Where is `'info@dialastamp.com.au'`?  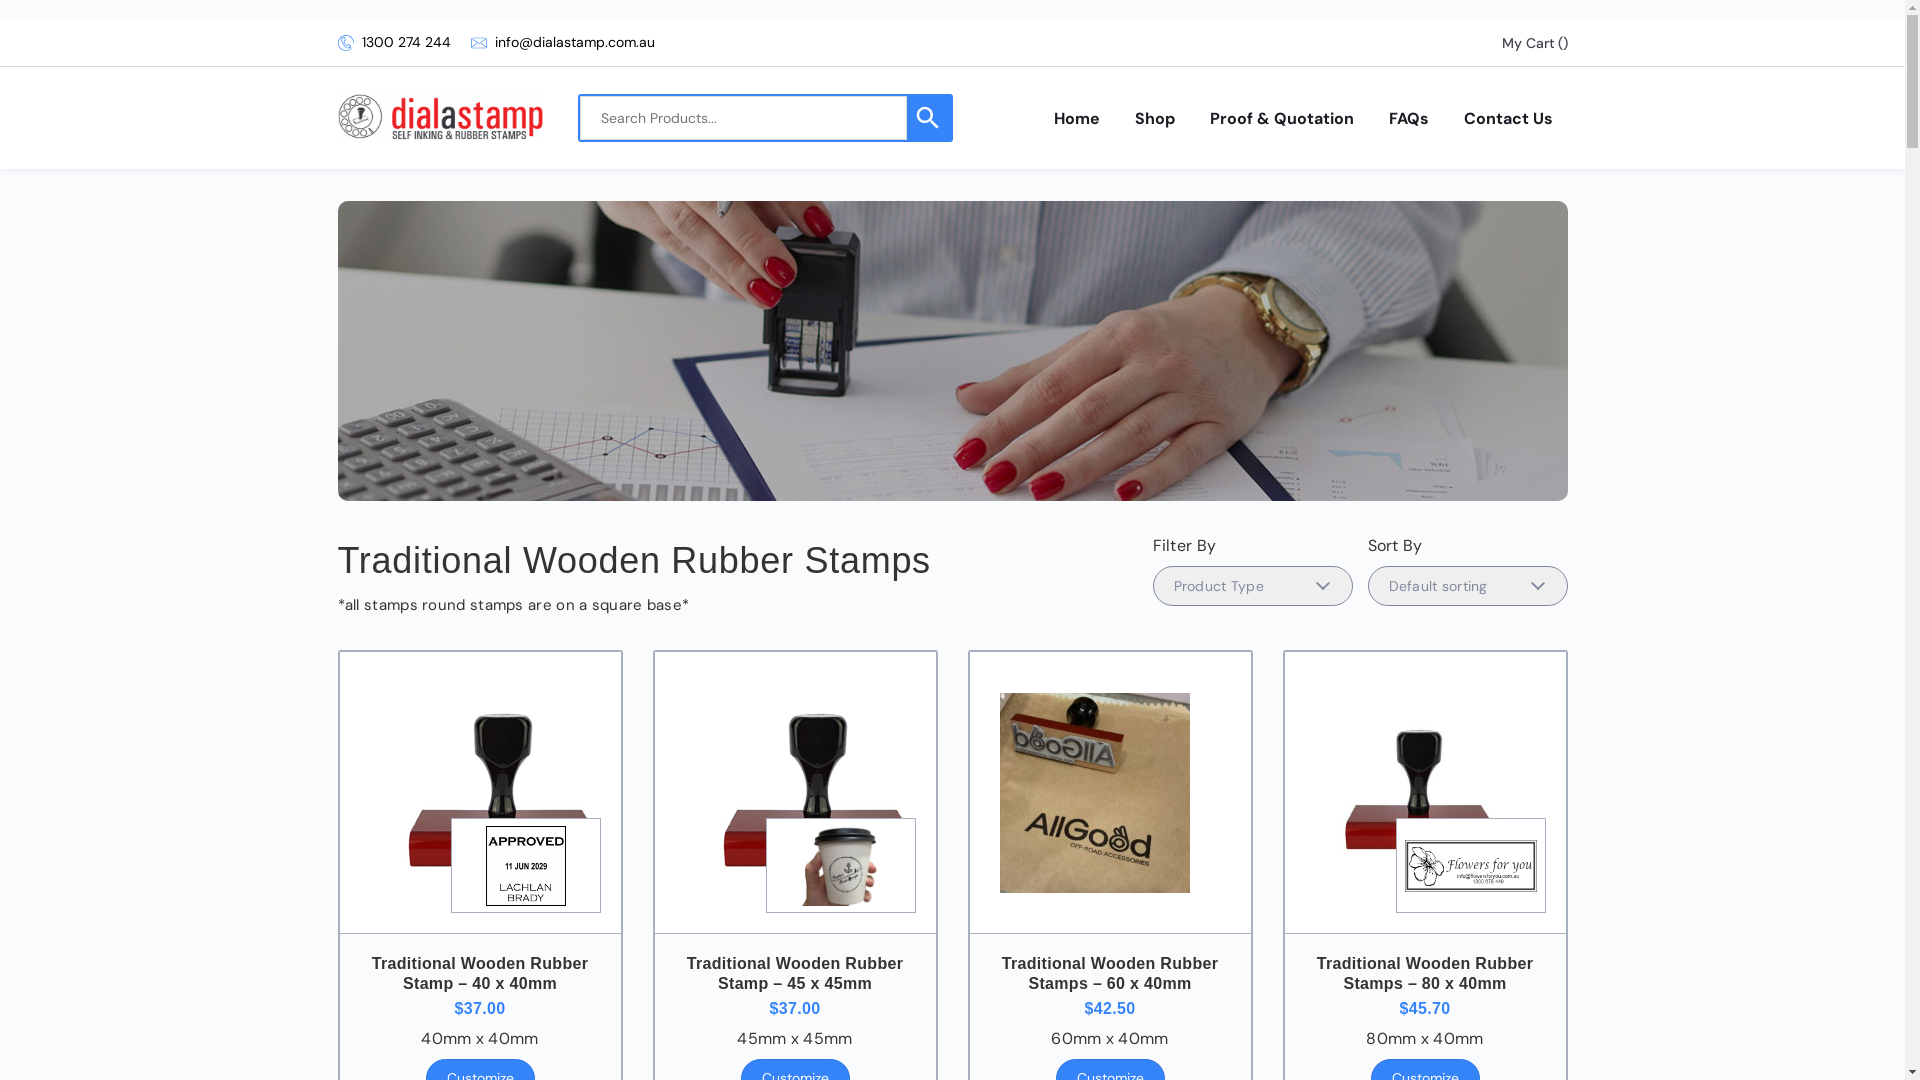
'info@dialastamp.com.au' is located at coordinates (560, 42).